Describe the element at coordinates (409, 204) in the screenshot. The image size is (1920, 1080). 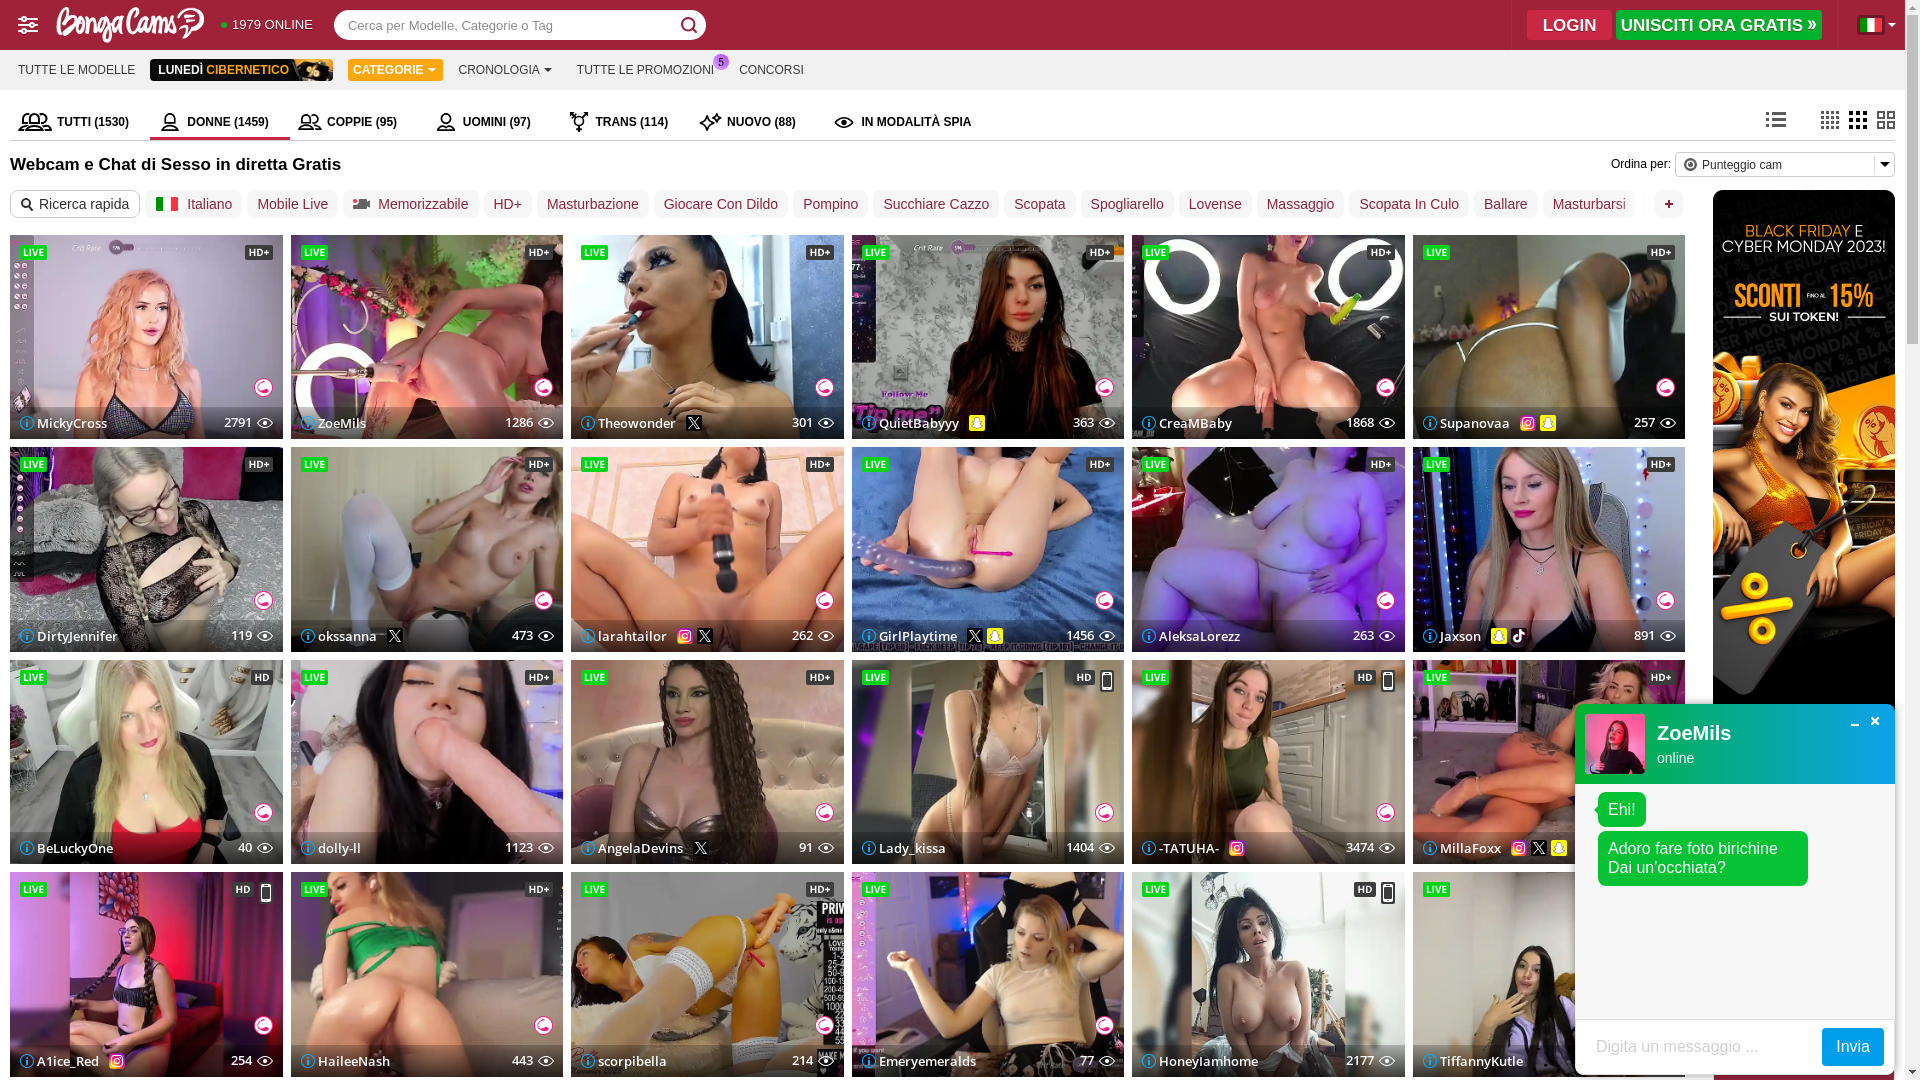
I see `'Memorizzabile'` at that location.